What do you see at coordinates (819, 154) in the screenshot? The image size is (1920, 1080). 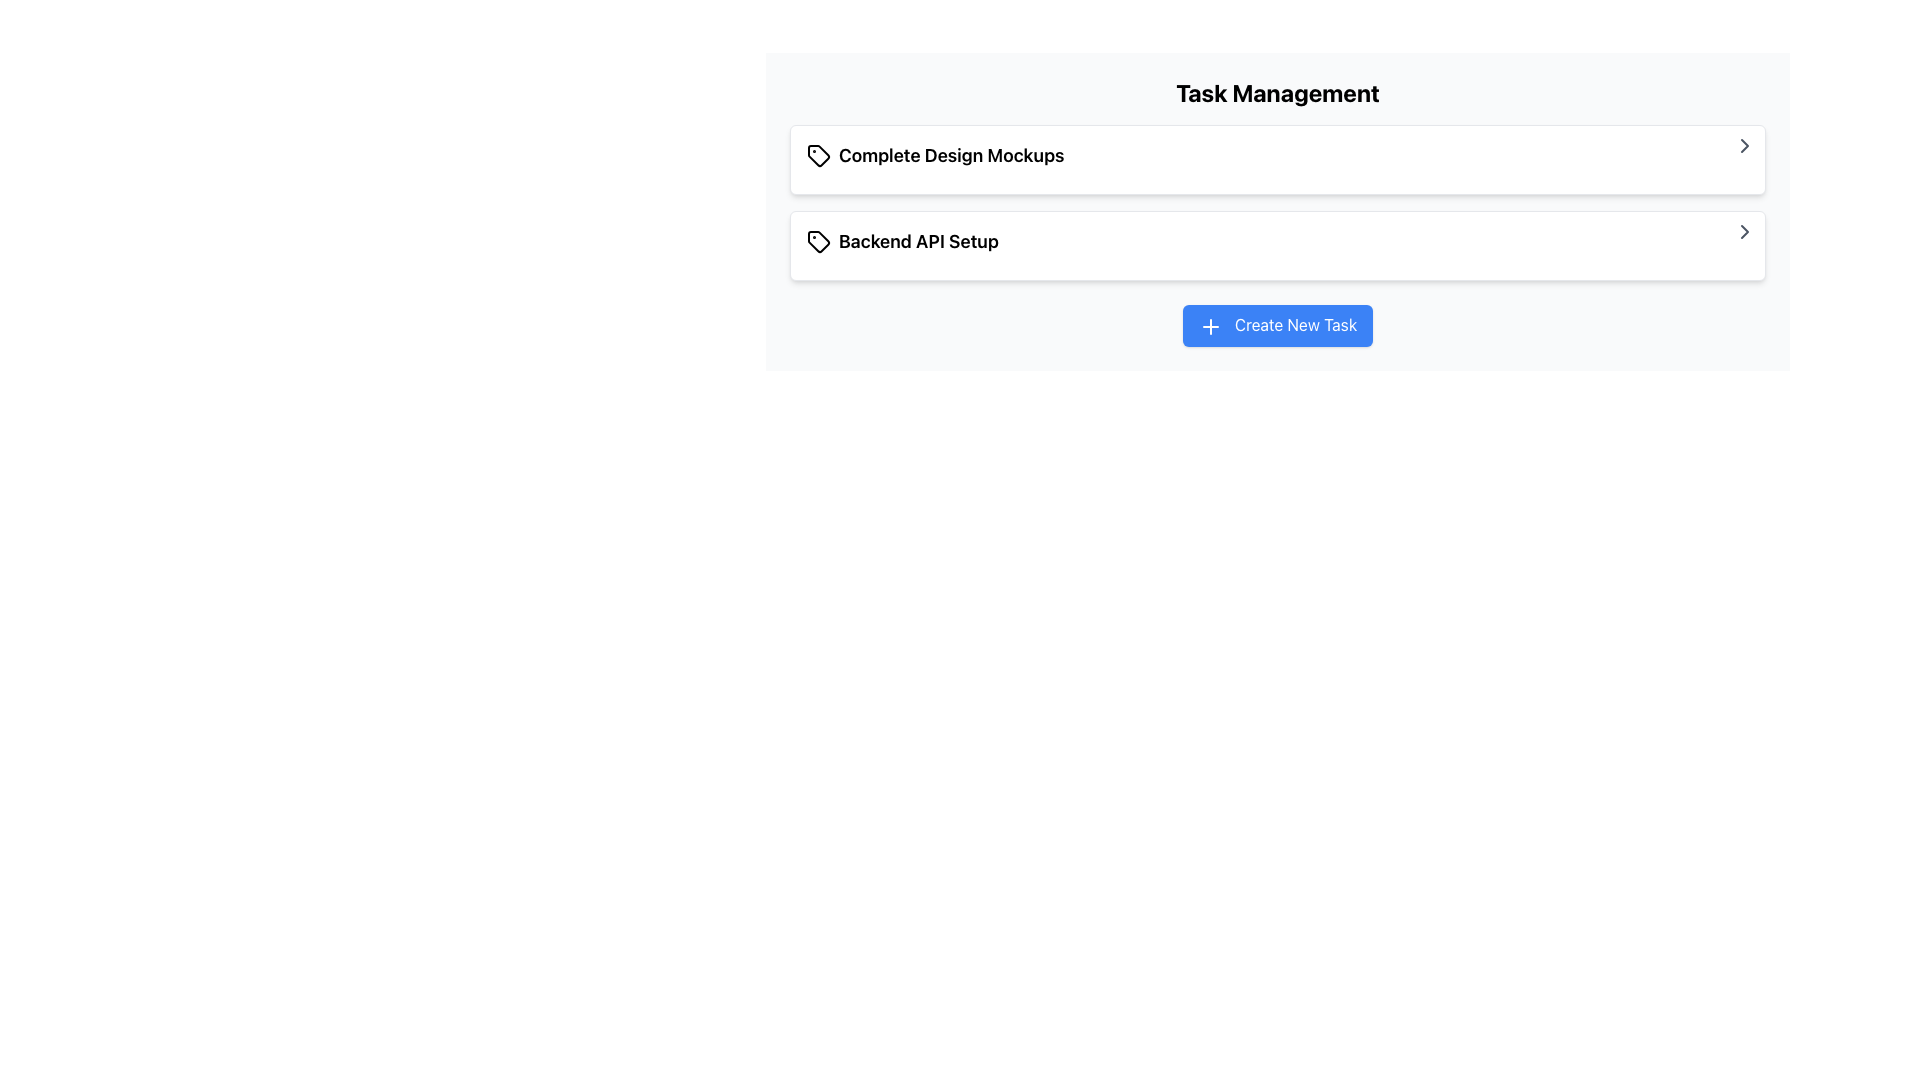 I see `the outlined vector graphic of a tag icon, which is positioned to the left of the 'Complete Design Mockups' title text, to potentially view a tooltip` at bounding box center [819, 154].